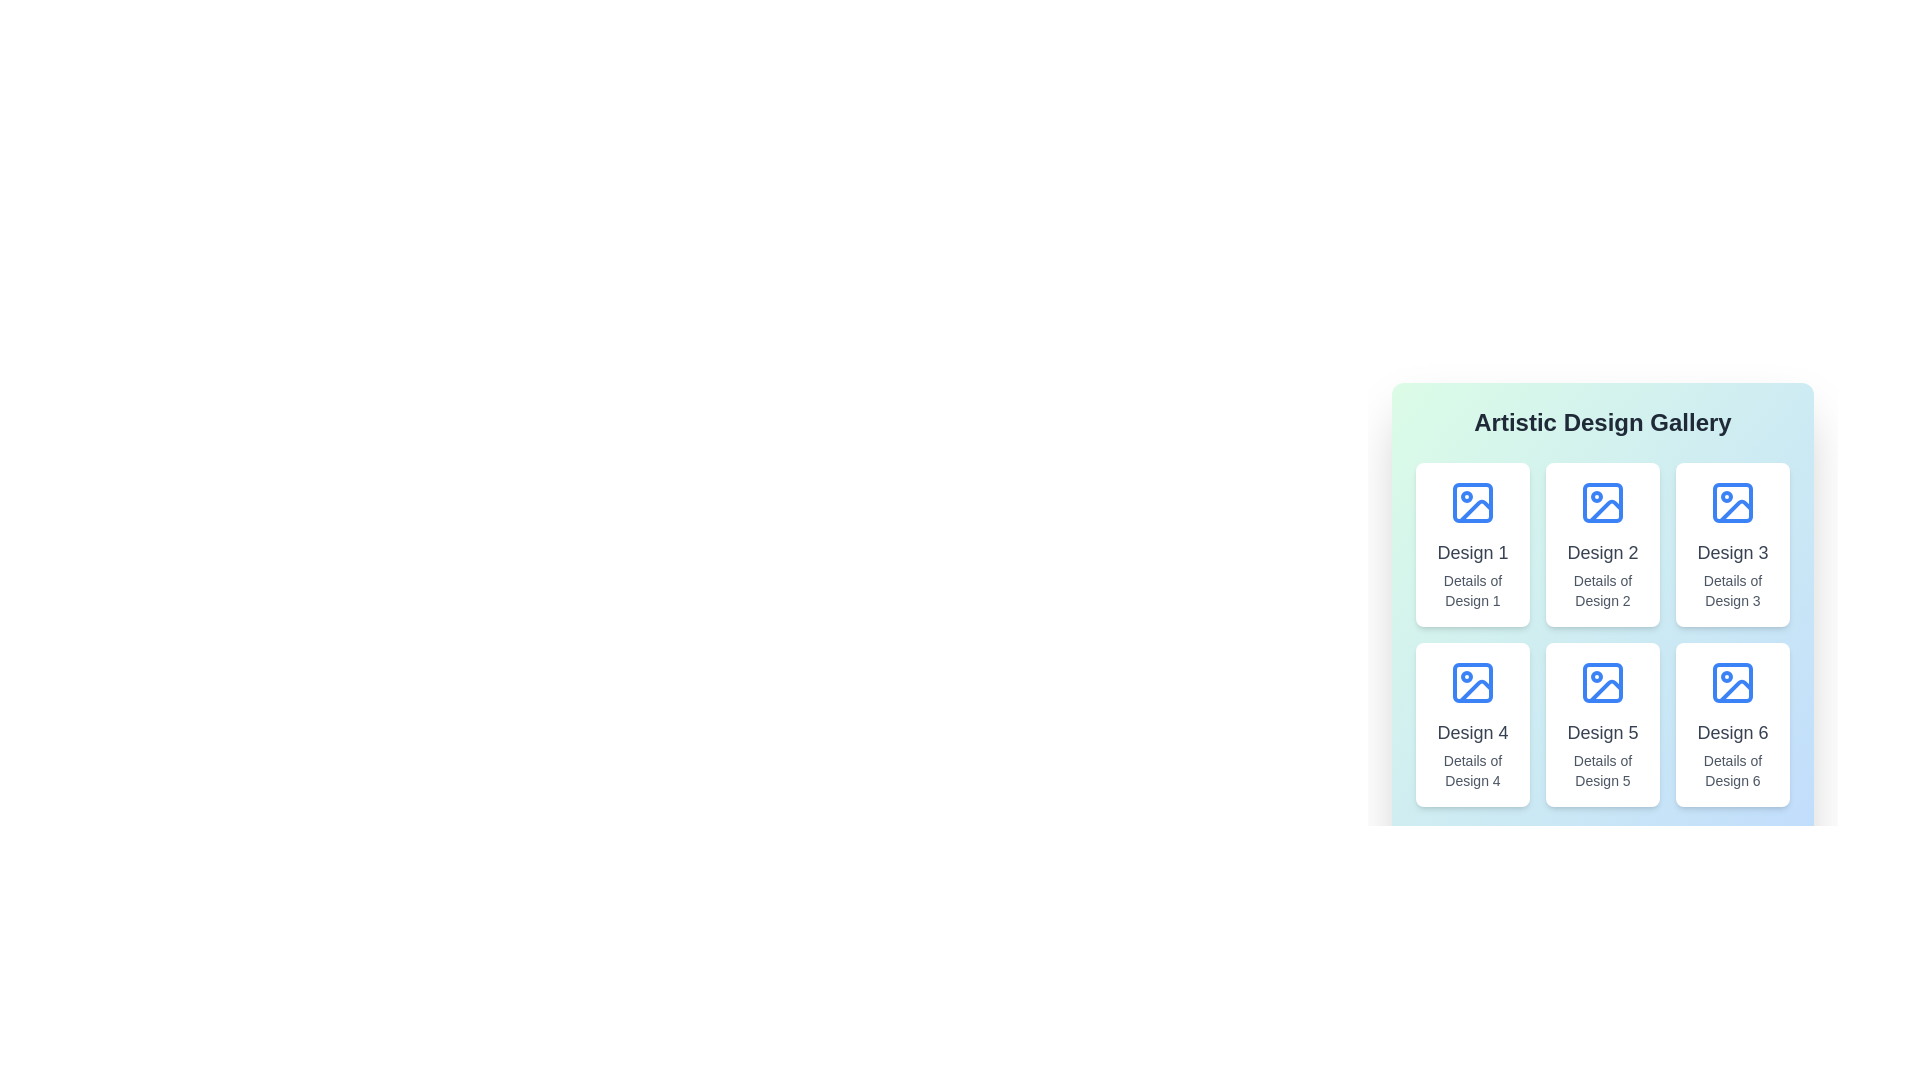 The image size is (1920, 1080). I want to click on the blue decorative SVG rectangle located in the center column of the second row within the 'Design 5' card of the 'Artistic Design Gallery', so click(1603, 681).